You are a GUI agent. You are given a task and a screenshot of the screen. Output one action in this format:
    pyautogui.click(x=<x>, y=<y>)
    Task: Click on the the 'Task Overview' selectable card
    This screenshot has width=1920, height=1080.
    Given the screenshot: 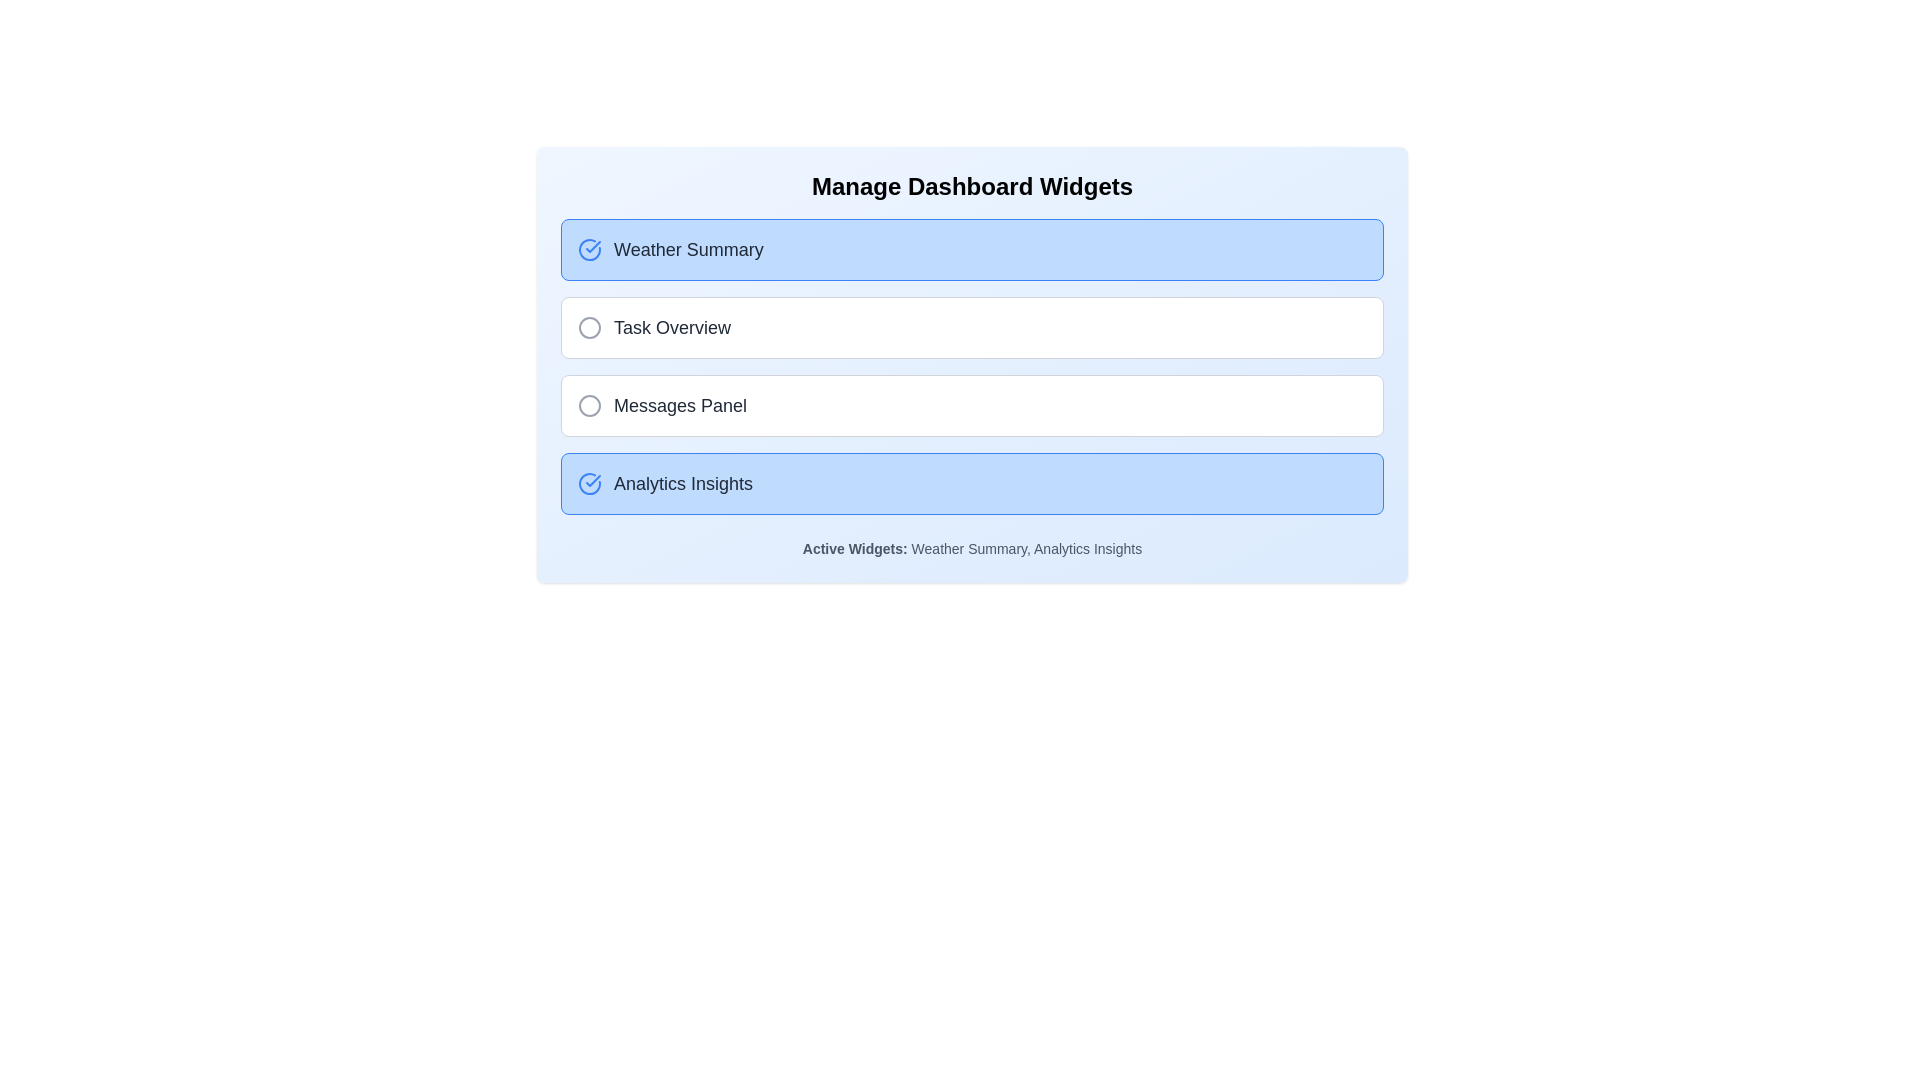 What is the action you would take?
    pyautogui.click(x=972, y=326)
    